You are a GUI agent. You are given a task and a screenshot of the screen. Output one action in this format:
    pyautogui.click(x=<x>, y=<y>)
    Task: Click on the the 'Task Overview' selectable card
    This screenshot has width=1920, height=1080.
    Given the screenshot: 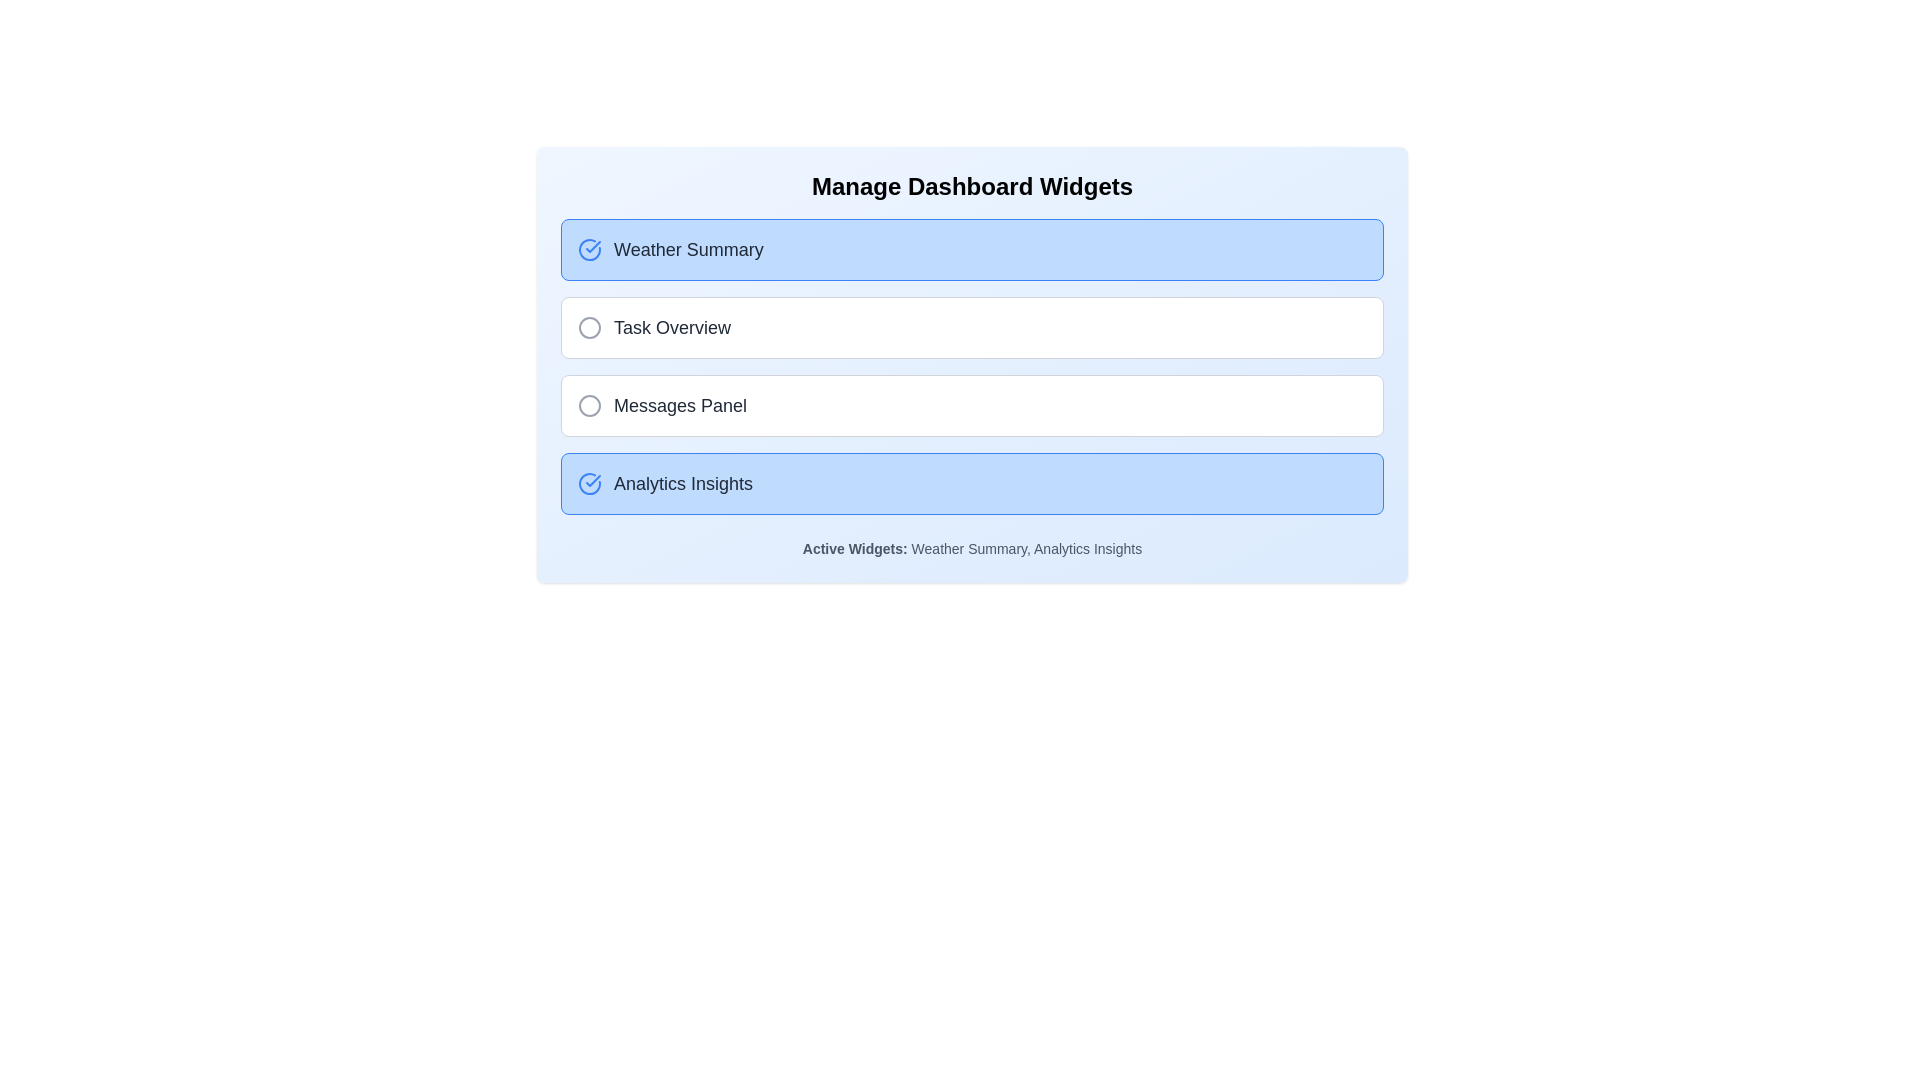 What is the action you would take?
    pyautogui.click(x=972, y=326)
    